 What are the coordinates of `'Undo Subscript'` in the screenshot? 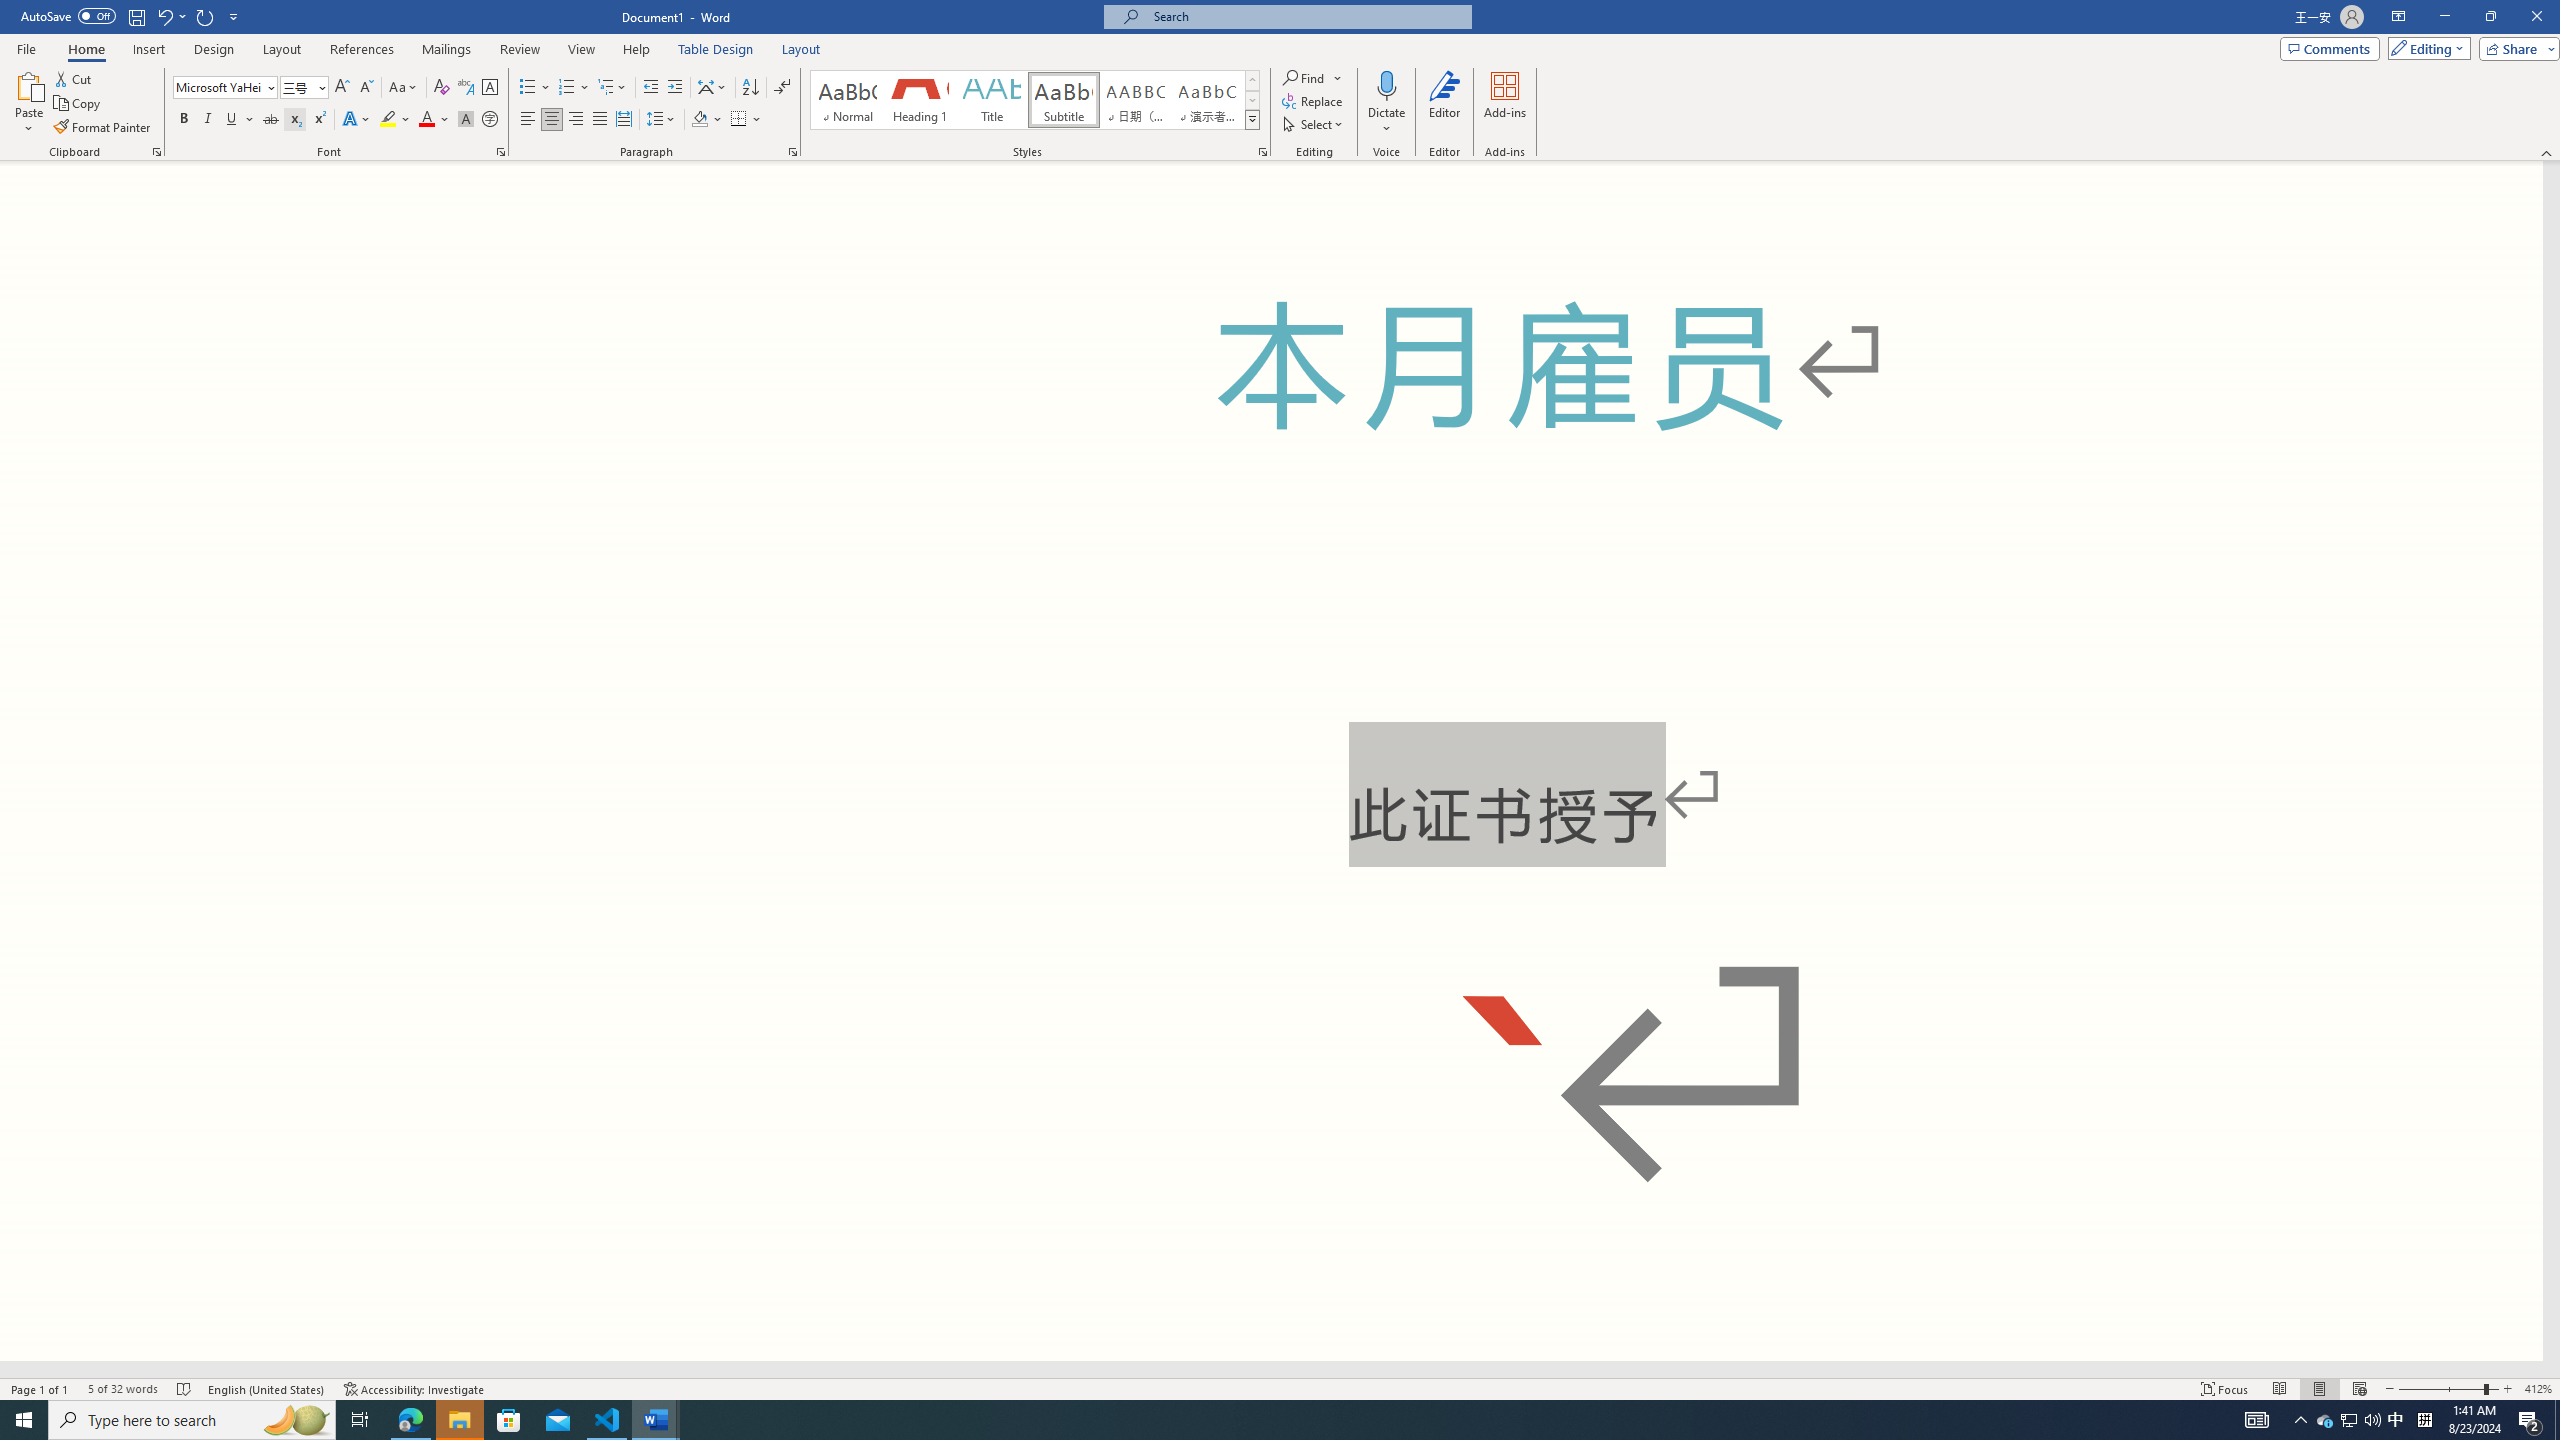 It's located at (170, 15).